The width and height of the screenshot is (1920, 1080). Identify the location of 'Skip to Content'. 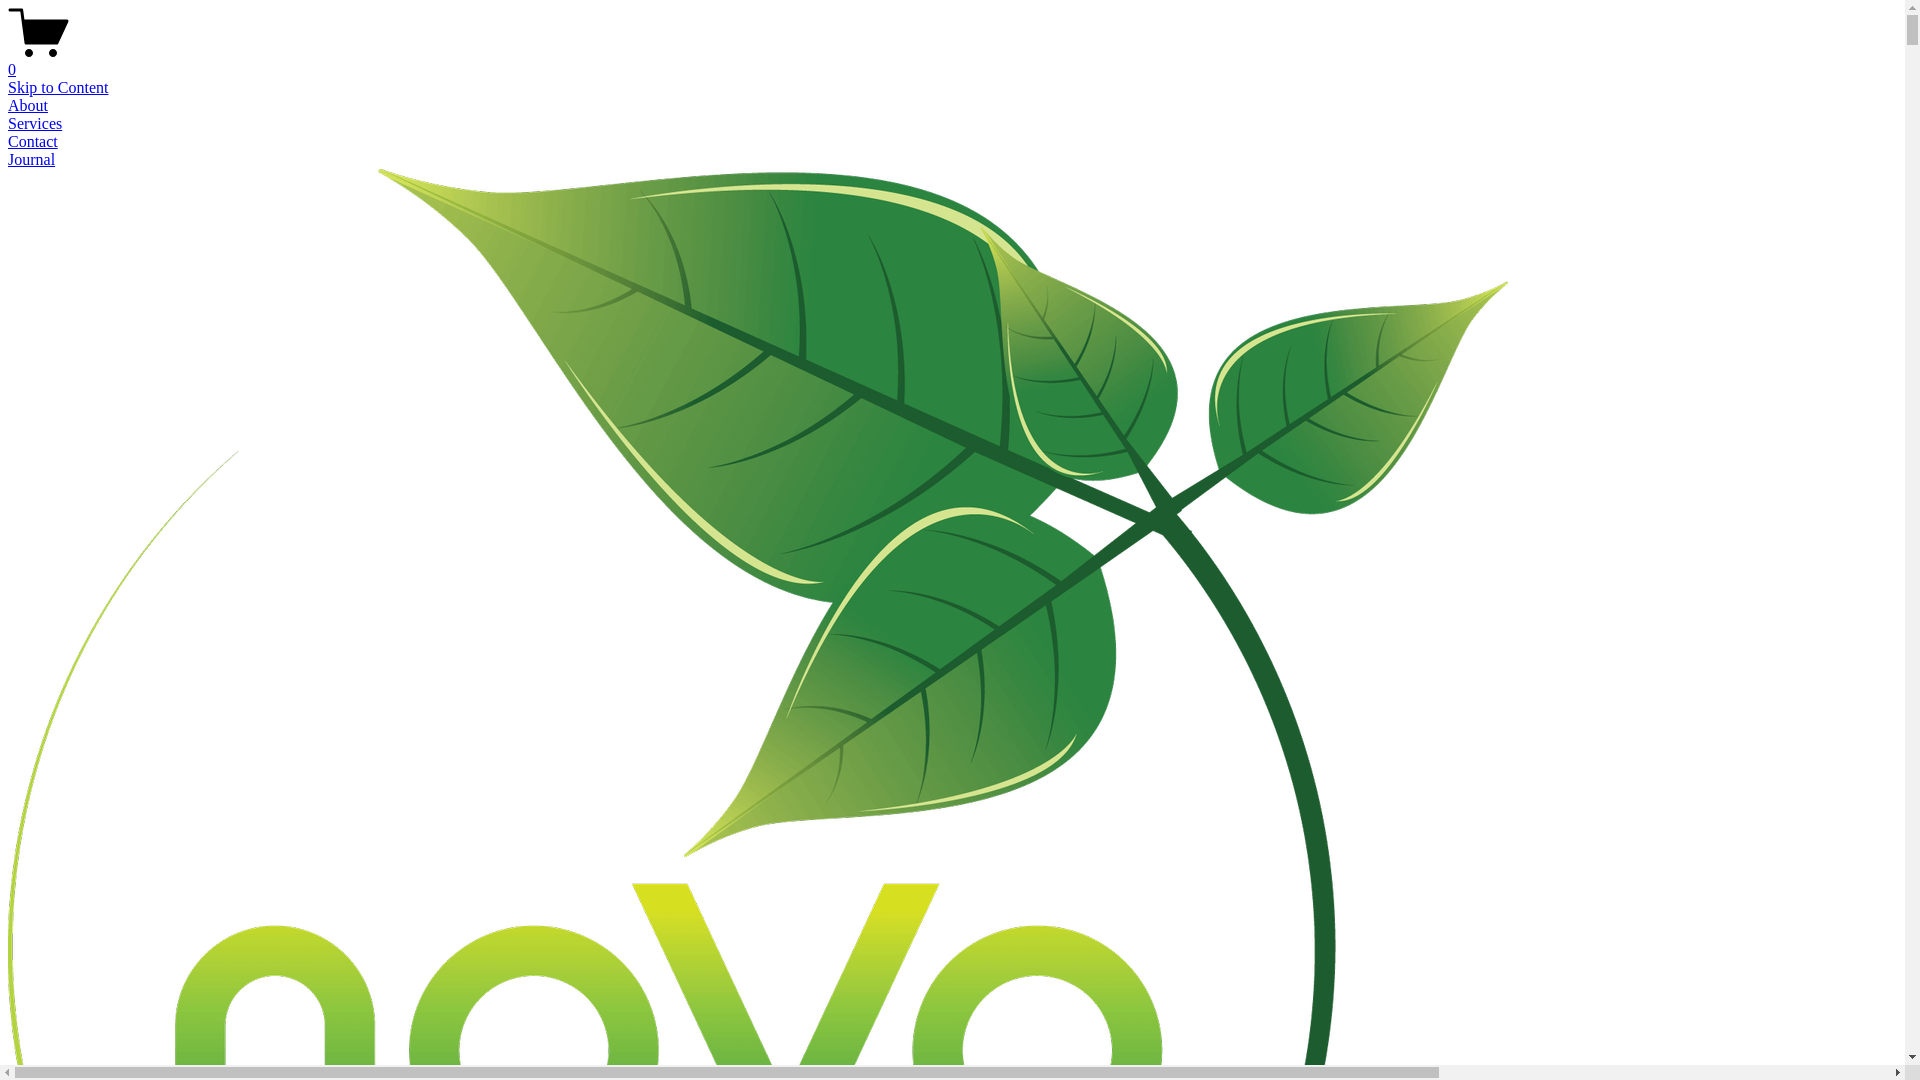
(57, 86).